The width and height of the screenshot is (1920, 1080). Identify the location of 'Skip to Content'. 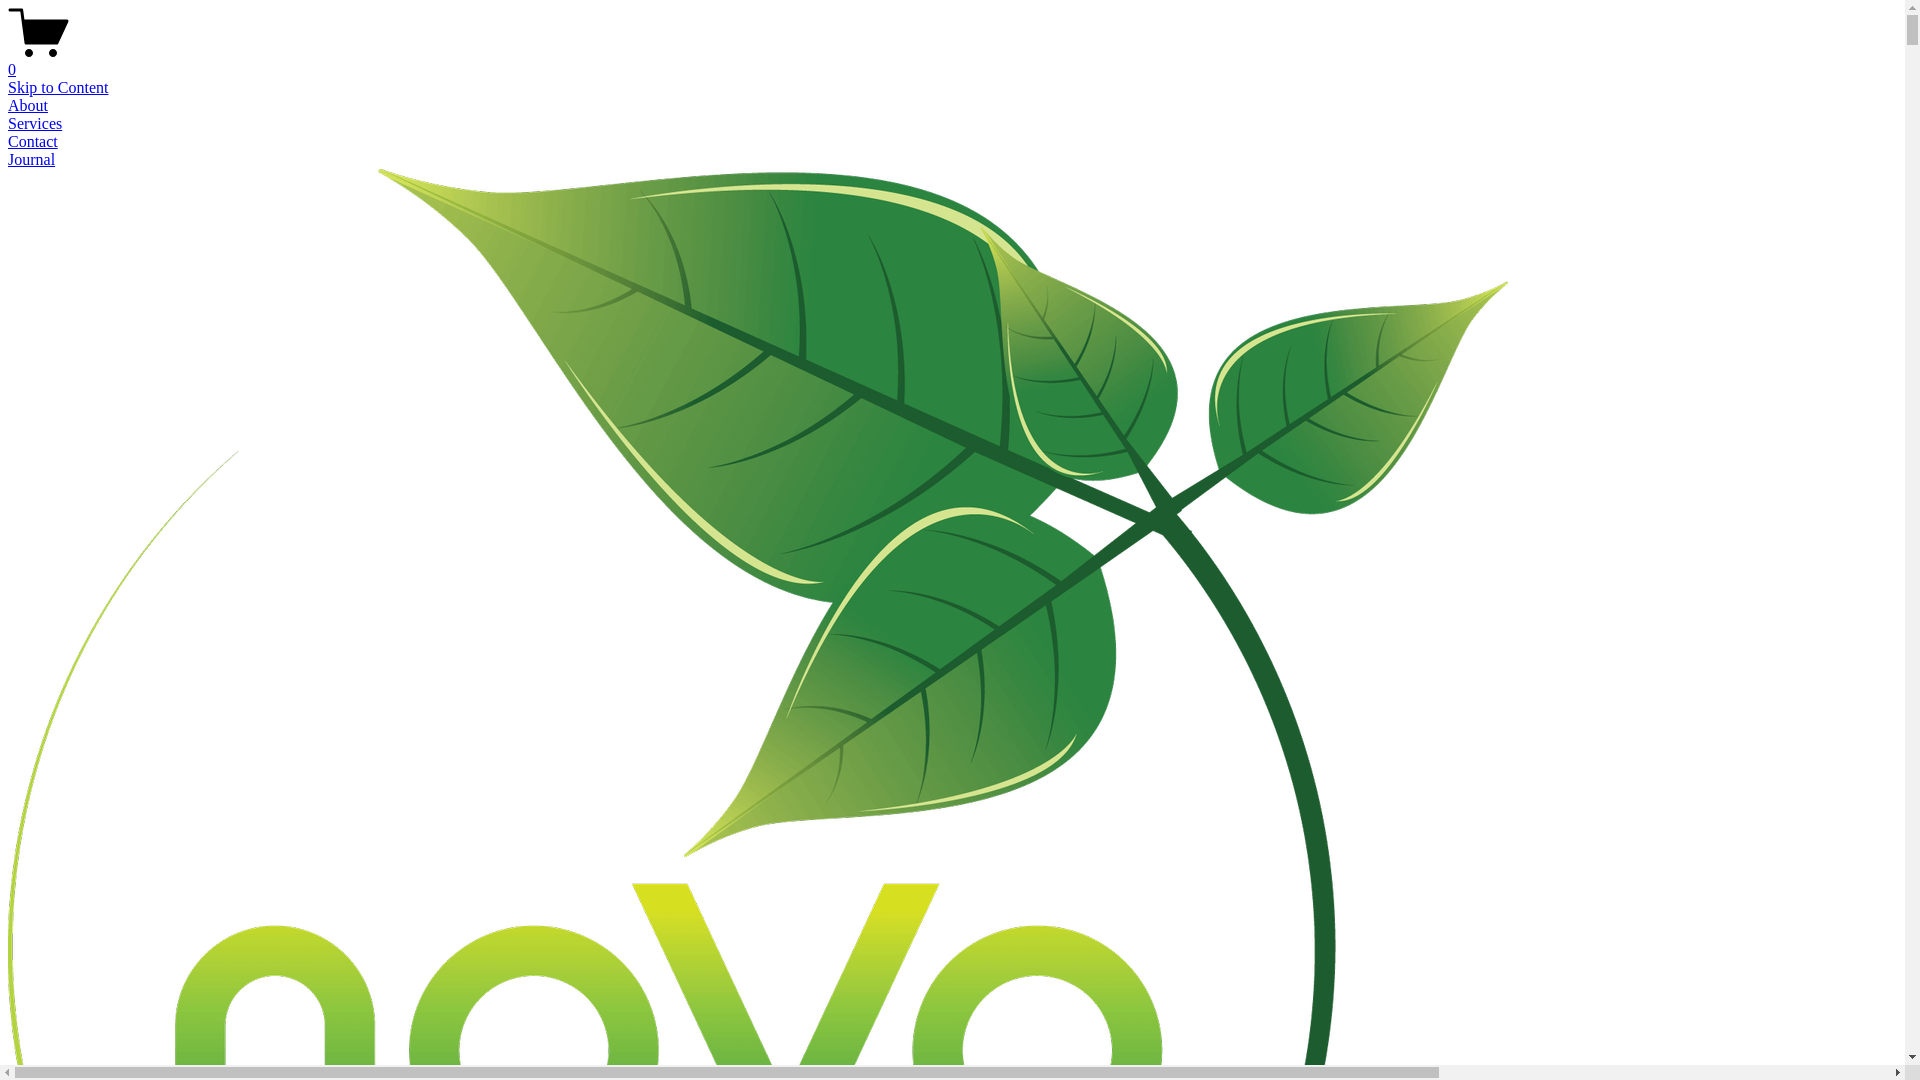
(57, 86).